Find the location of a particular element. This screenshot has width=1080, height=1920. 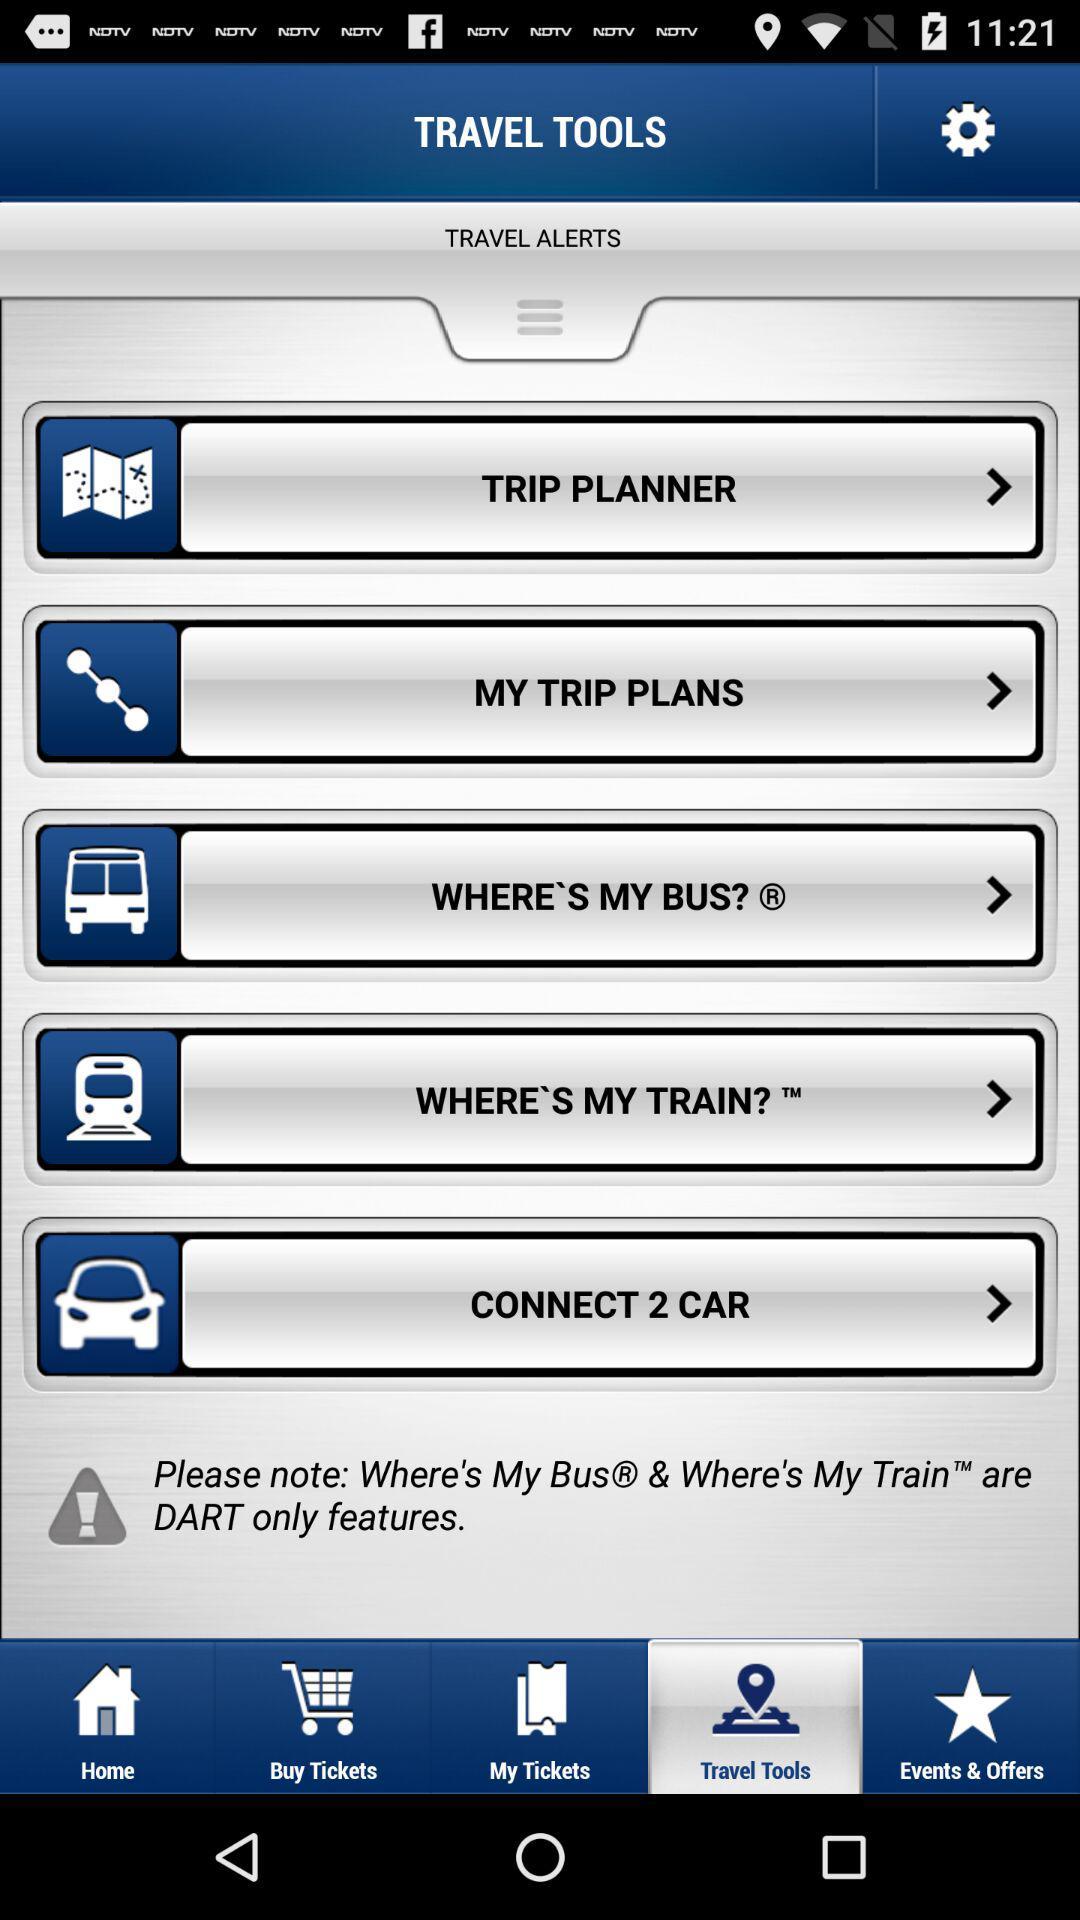

opens options menu is located at coordinates (964, 129).